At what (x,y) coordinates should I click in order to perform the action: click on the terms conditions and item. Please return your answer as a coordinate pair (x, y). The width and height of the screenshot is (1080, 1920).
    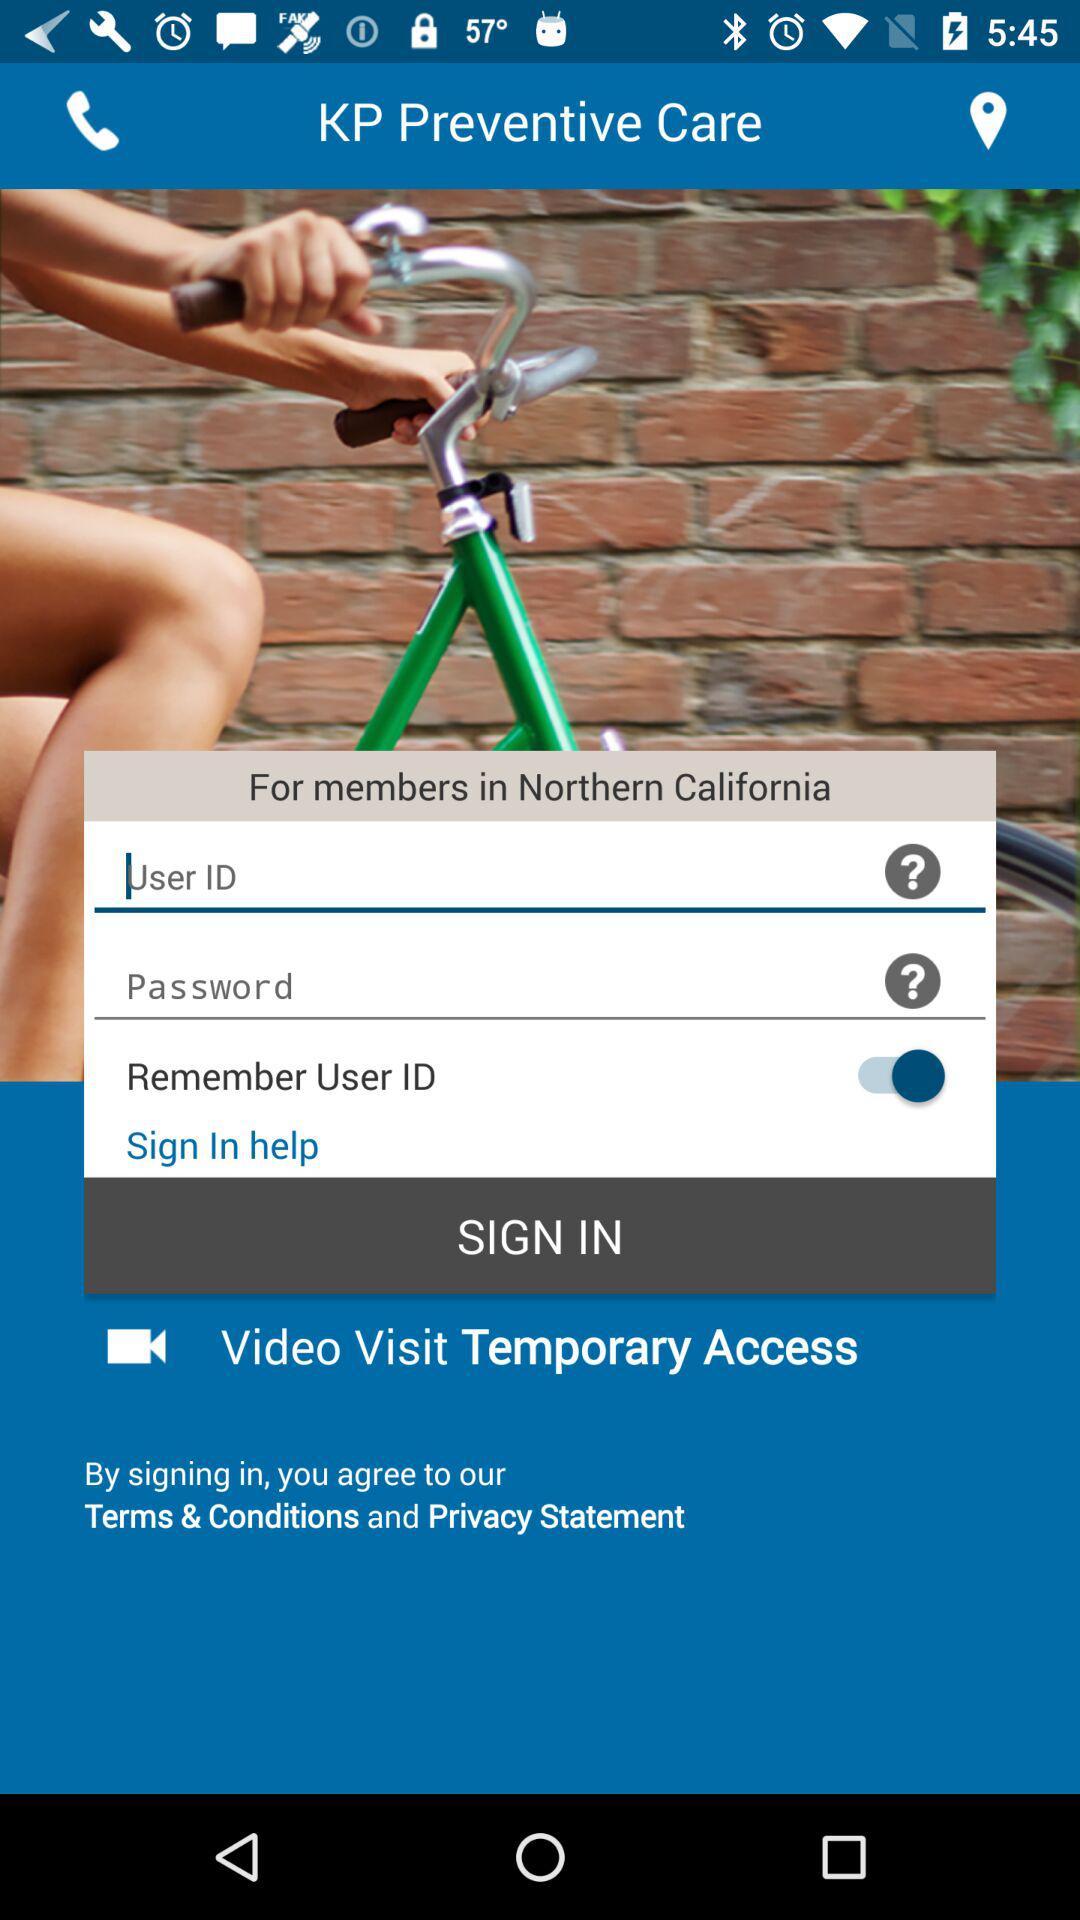
    Looking at the image, I should click on (540, 1515).